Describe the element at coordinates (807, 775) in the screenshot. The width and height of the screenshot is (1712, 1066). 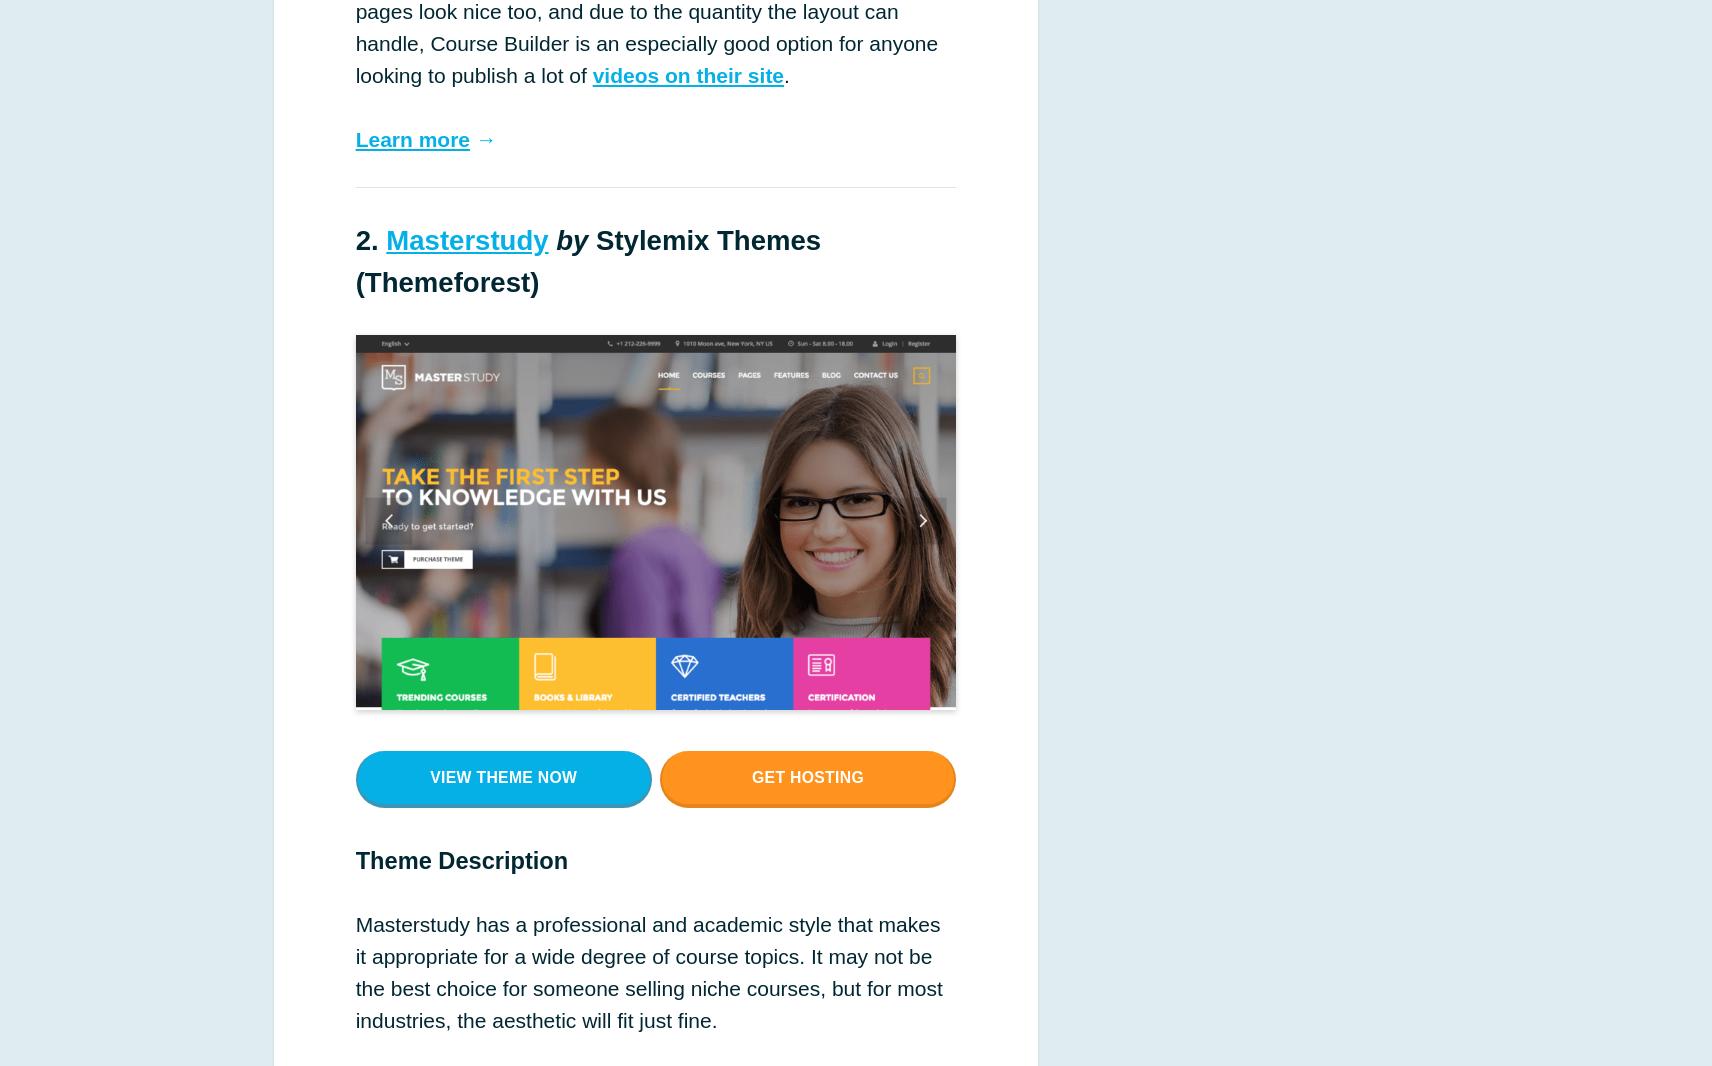
I see `'Get hosting'` at that location.